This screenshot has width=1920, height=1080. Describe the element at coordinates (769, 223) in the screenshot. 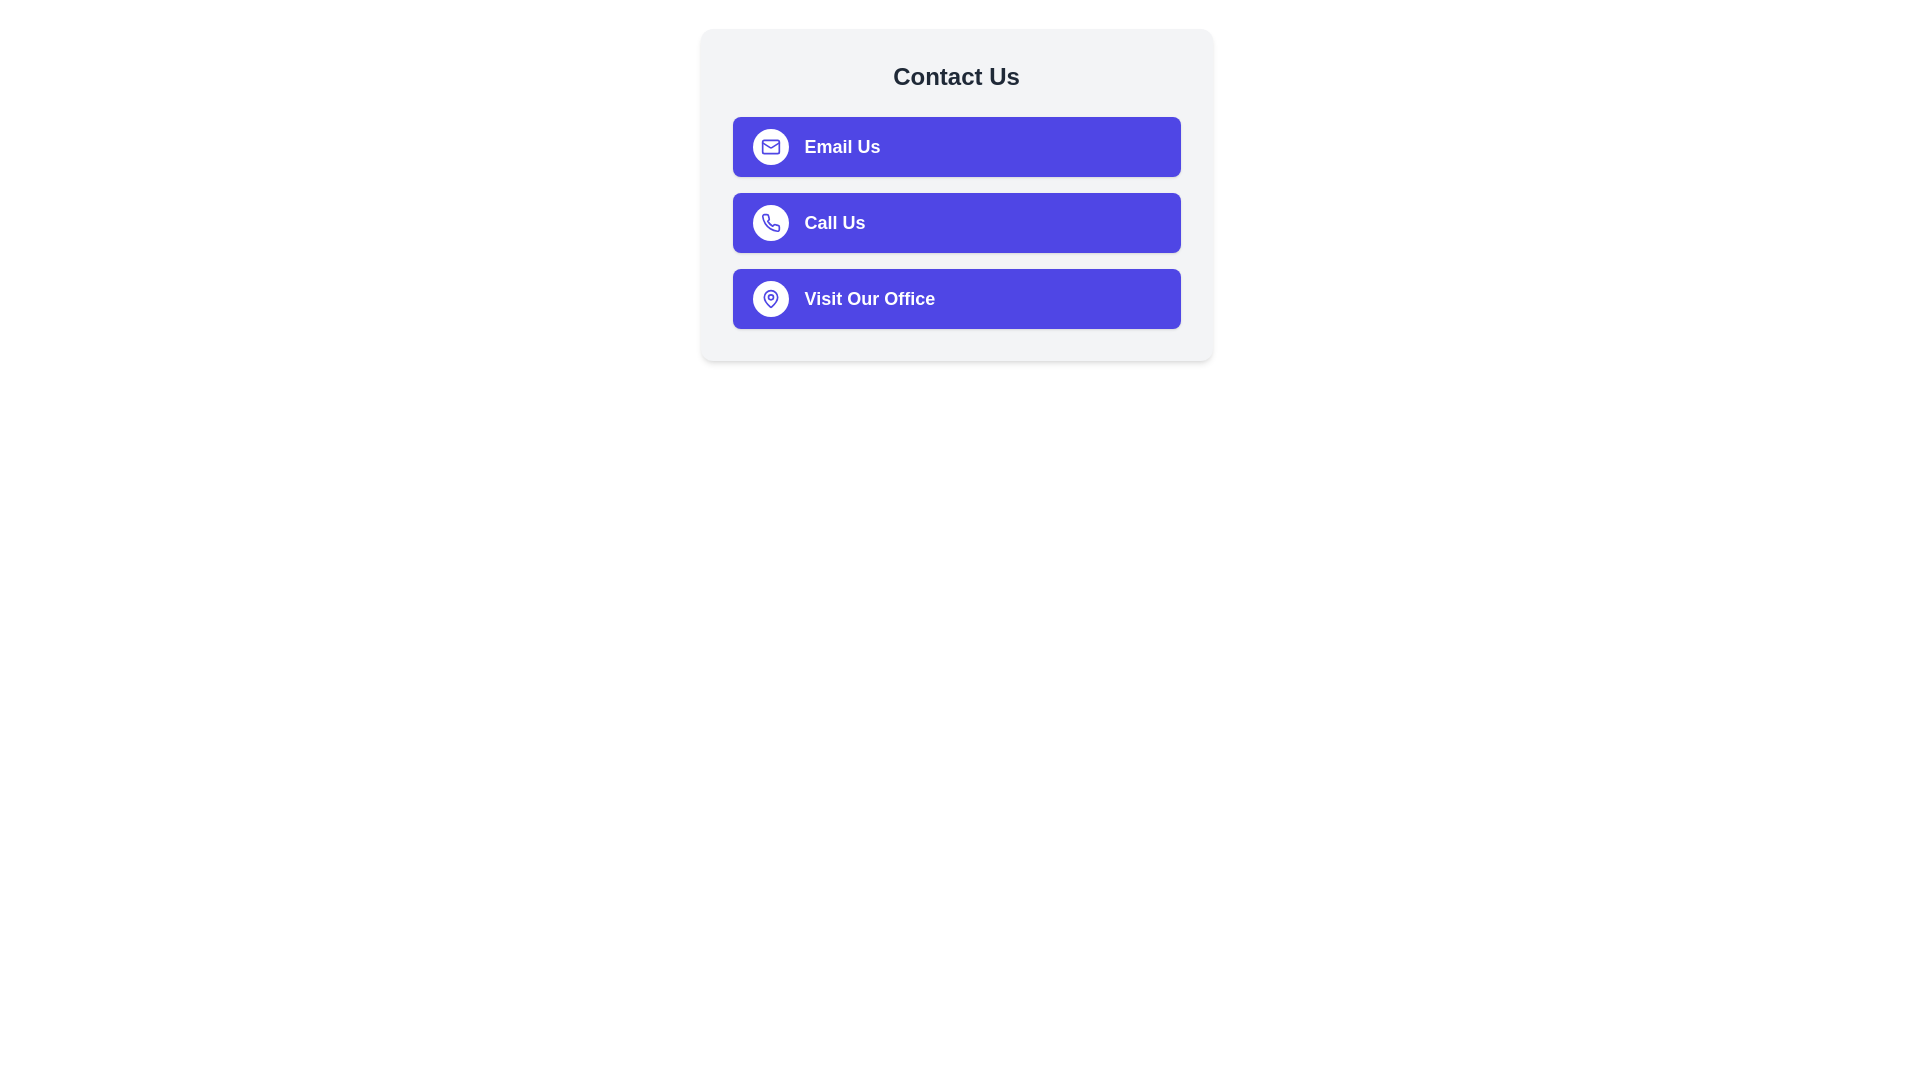

I see `the phone icon located to the left of the 'Call Us' button in the 'Contact Us' section, which indicates call activities` at that location.